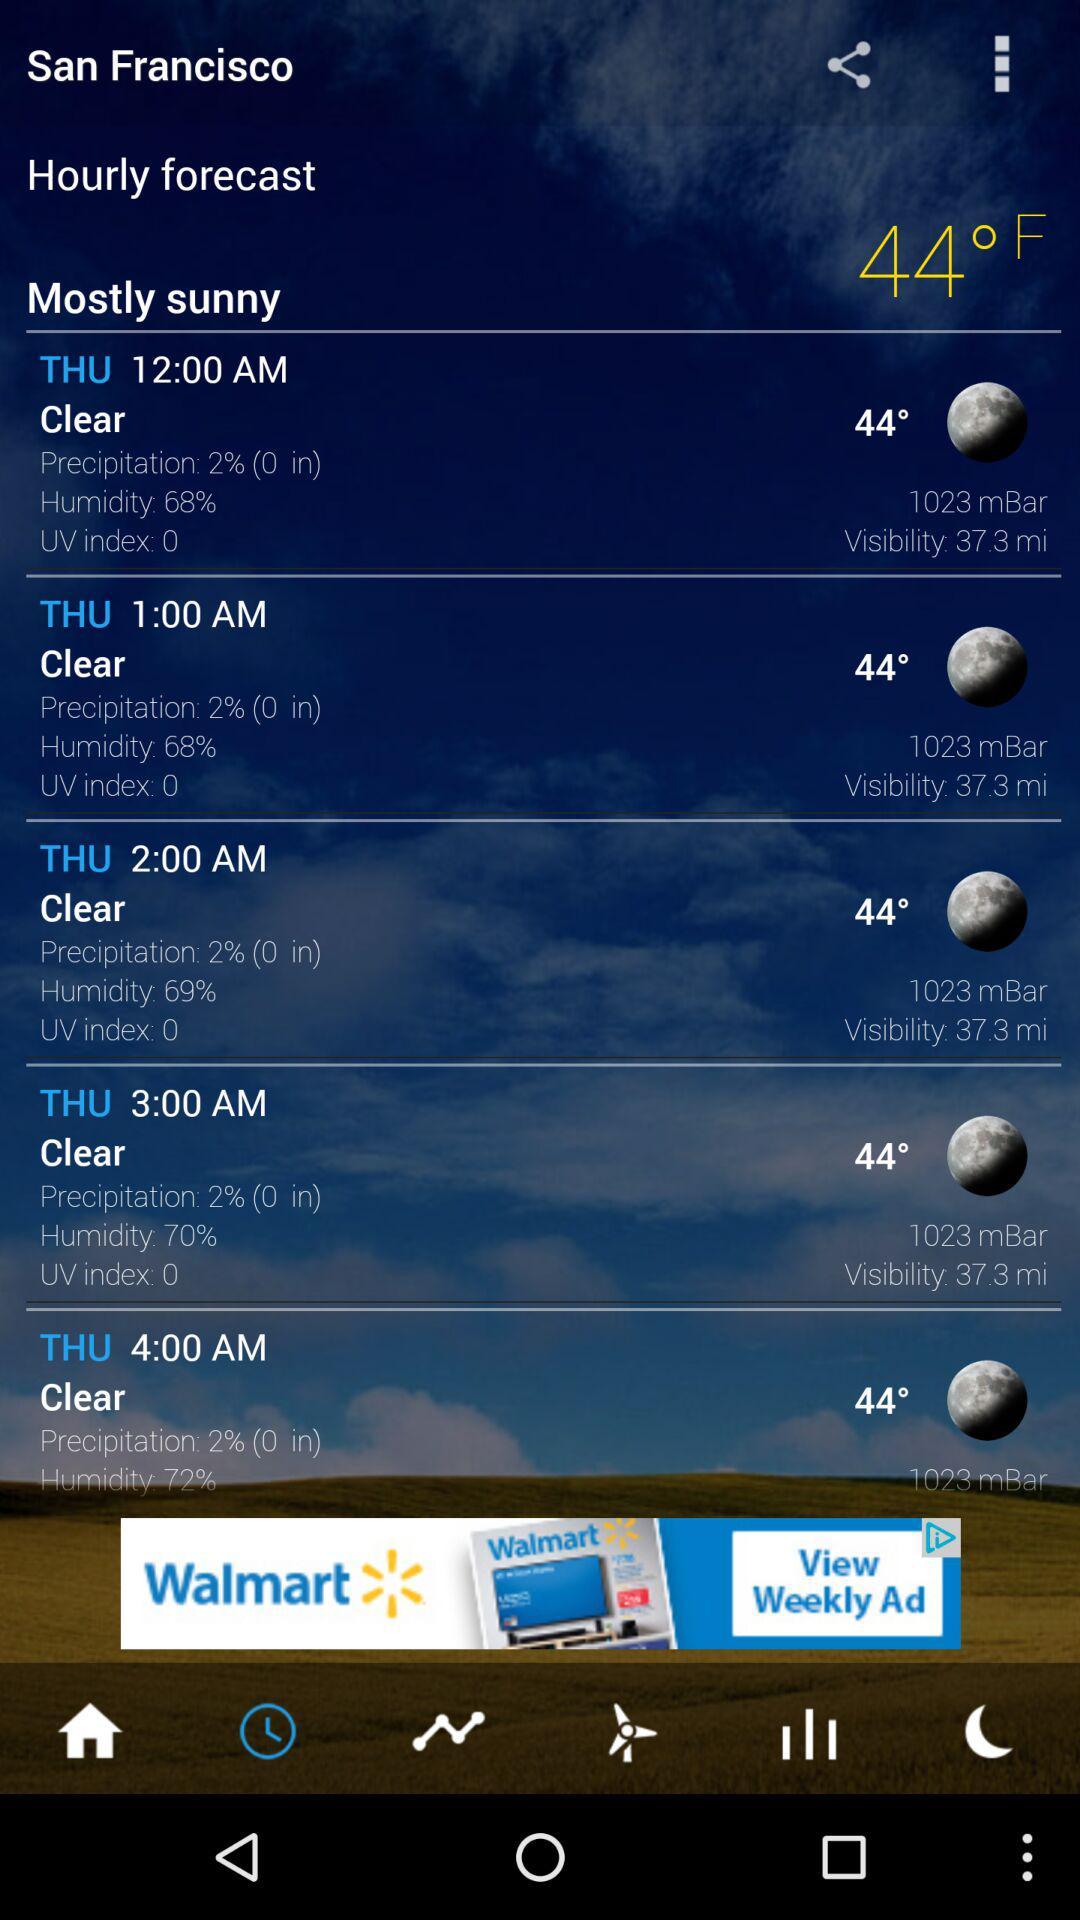 This screenshot has height=1920, width=1080. What do you see at coordinates (628, 1849) in the screenshot?
I see `the weather icon` at bounding box center [628, 1849].